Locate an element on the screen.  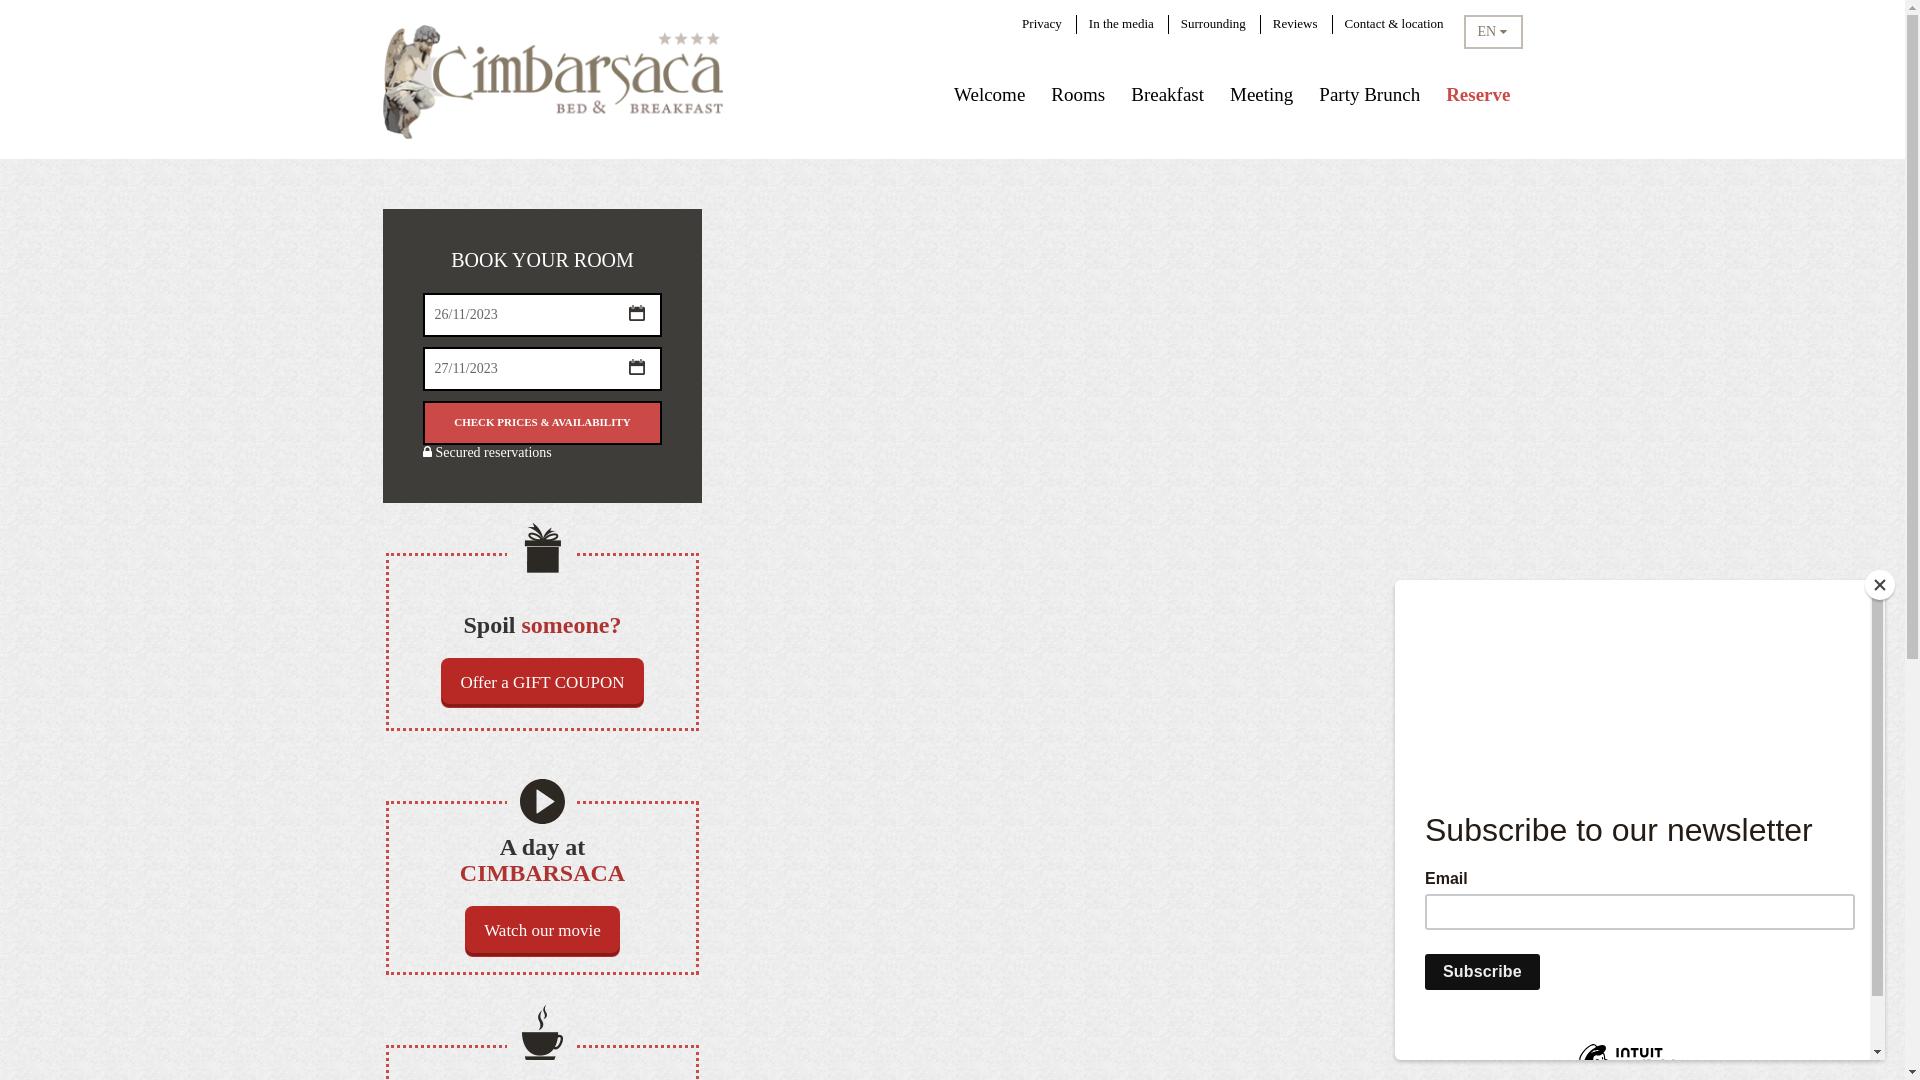
'Watch our movie' is located at coordinates (542, 930).